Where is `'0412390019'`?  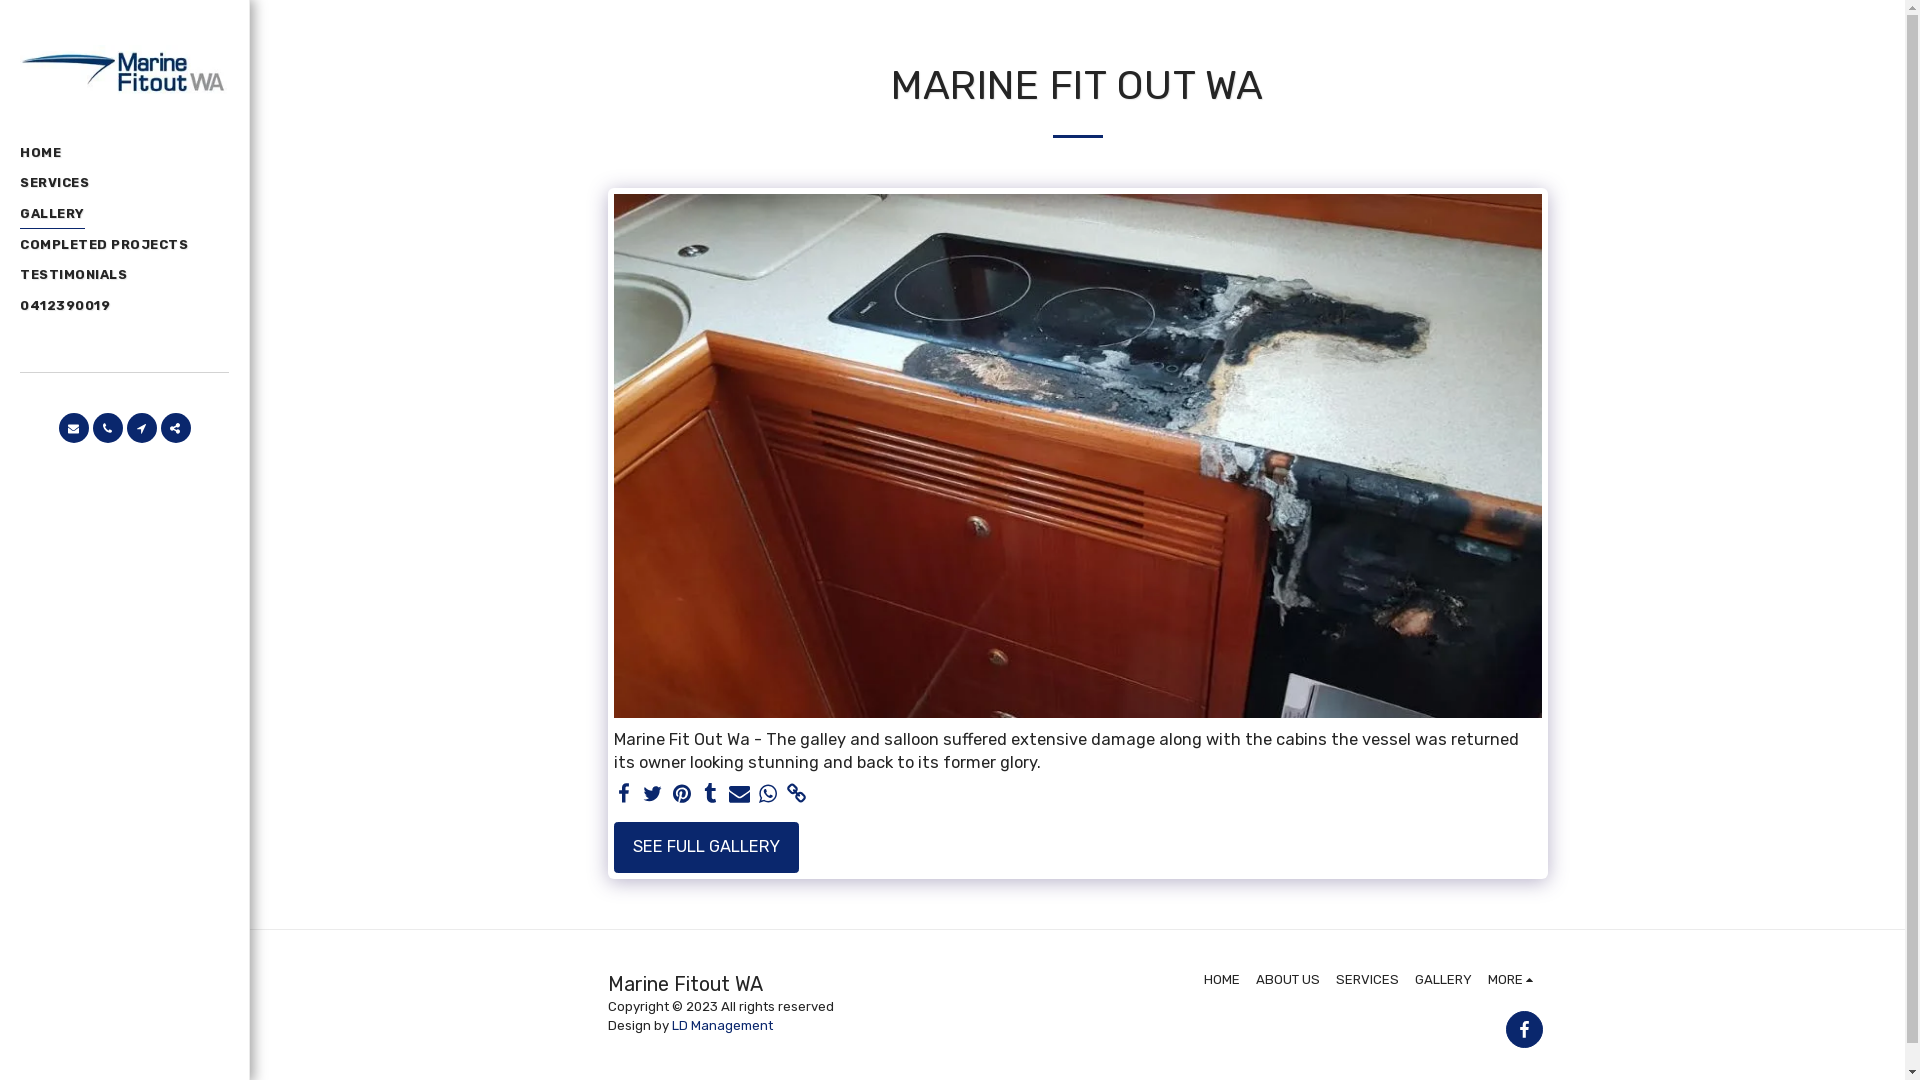 '0412390019' is located at coordinates (19, 305).